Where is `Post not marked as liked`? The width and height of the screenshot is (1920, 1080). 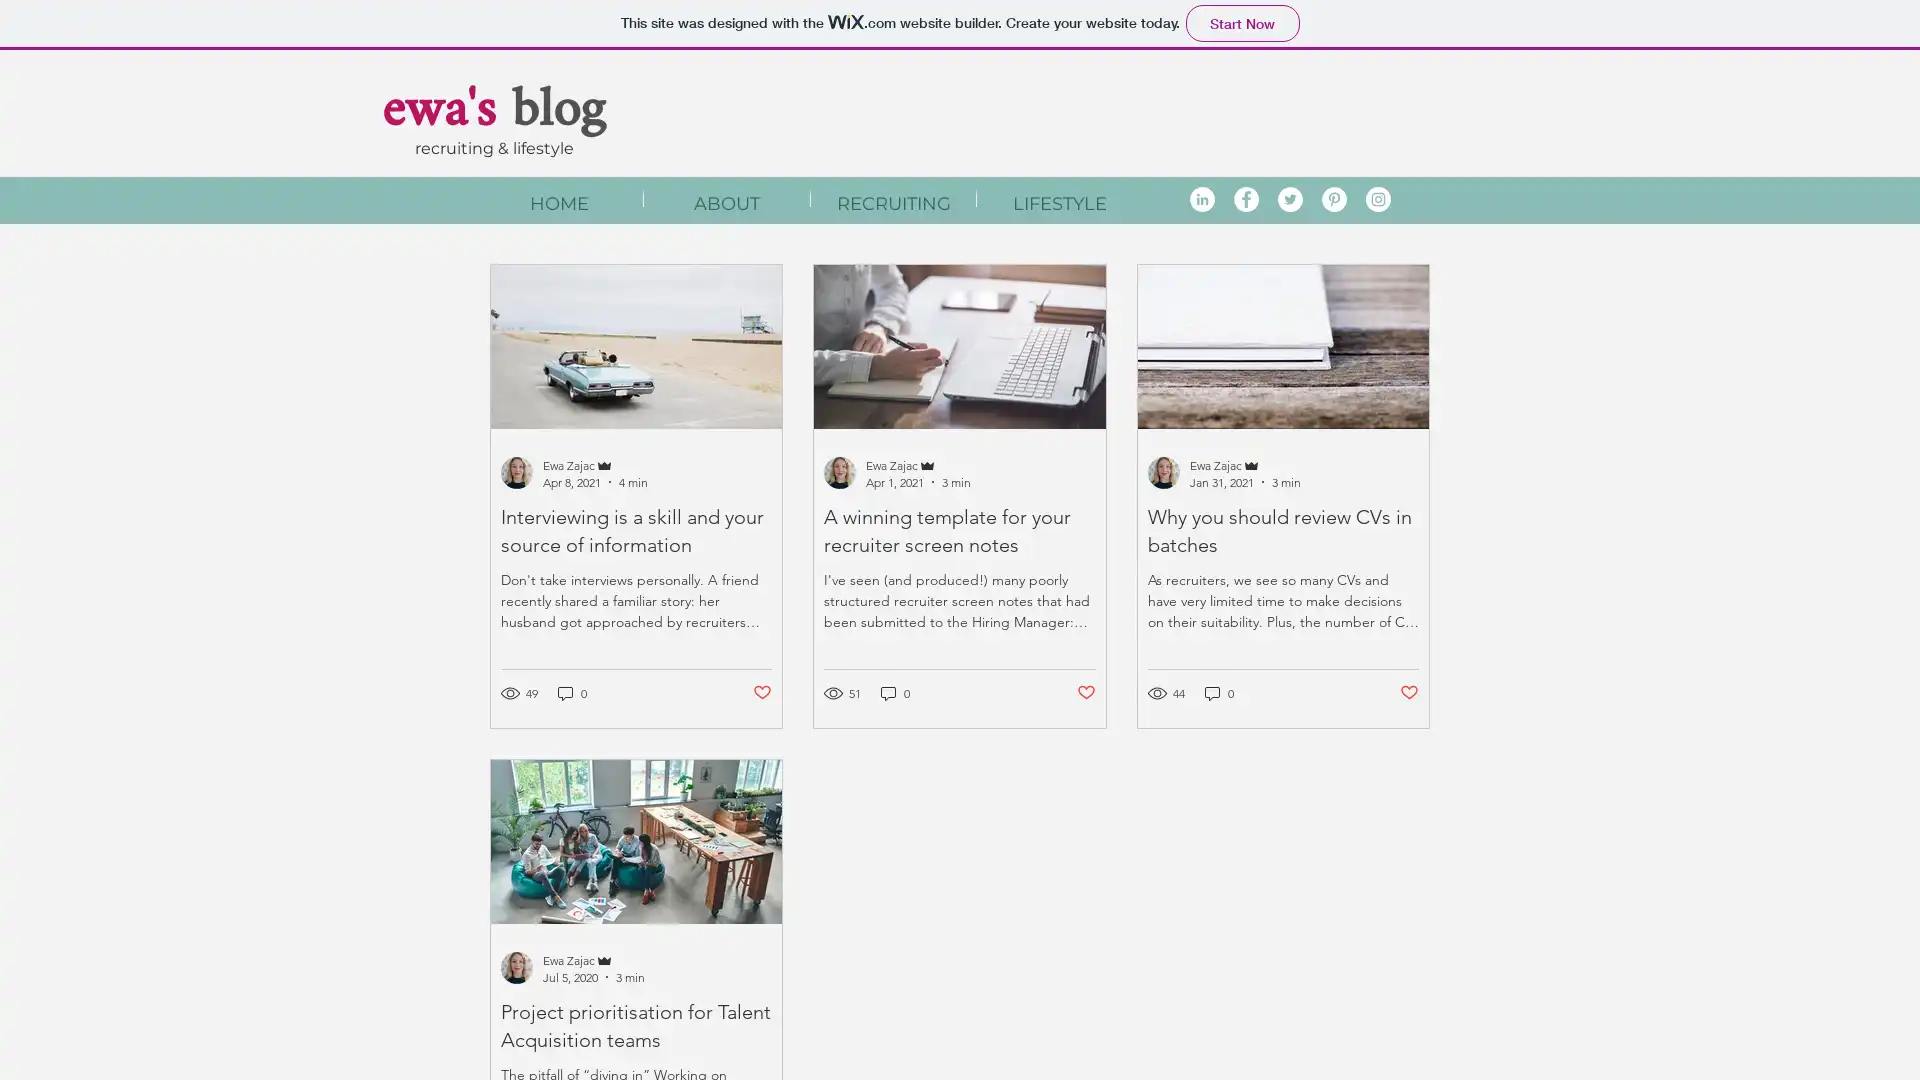 Post not marked as liked is located at coordinates (1408, 692).